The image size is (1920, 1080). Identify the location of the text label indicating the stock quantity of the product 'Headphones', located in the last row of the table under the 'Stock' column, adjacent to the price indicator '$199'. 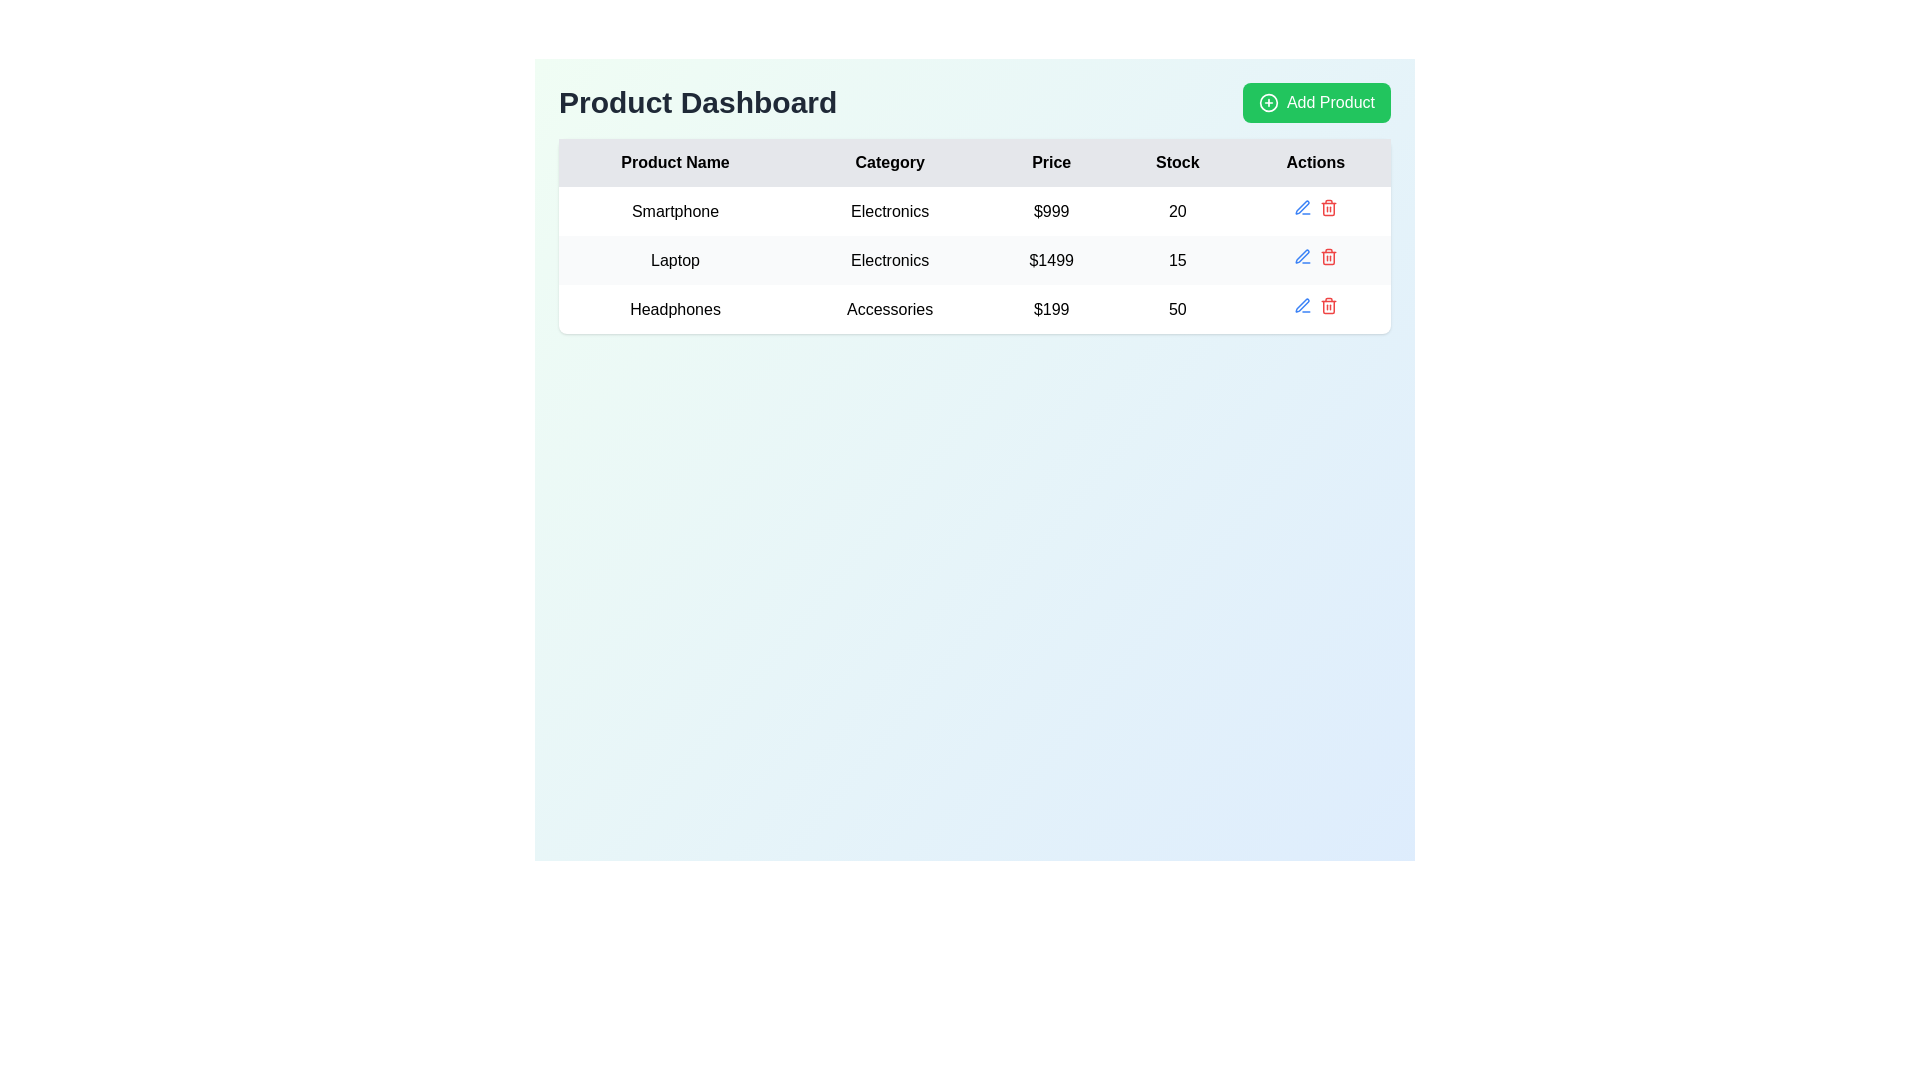
(1177, 309).